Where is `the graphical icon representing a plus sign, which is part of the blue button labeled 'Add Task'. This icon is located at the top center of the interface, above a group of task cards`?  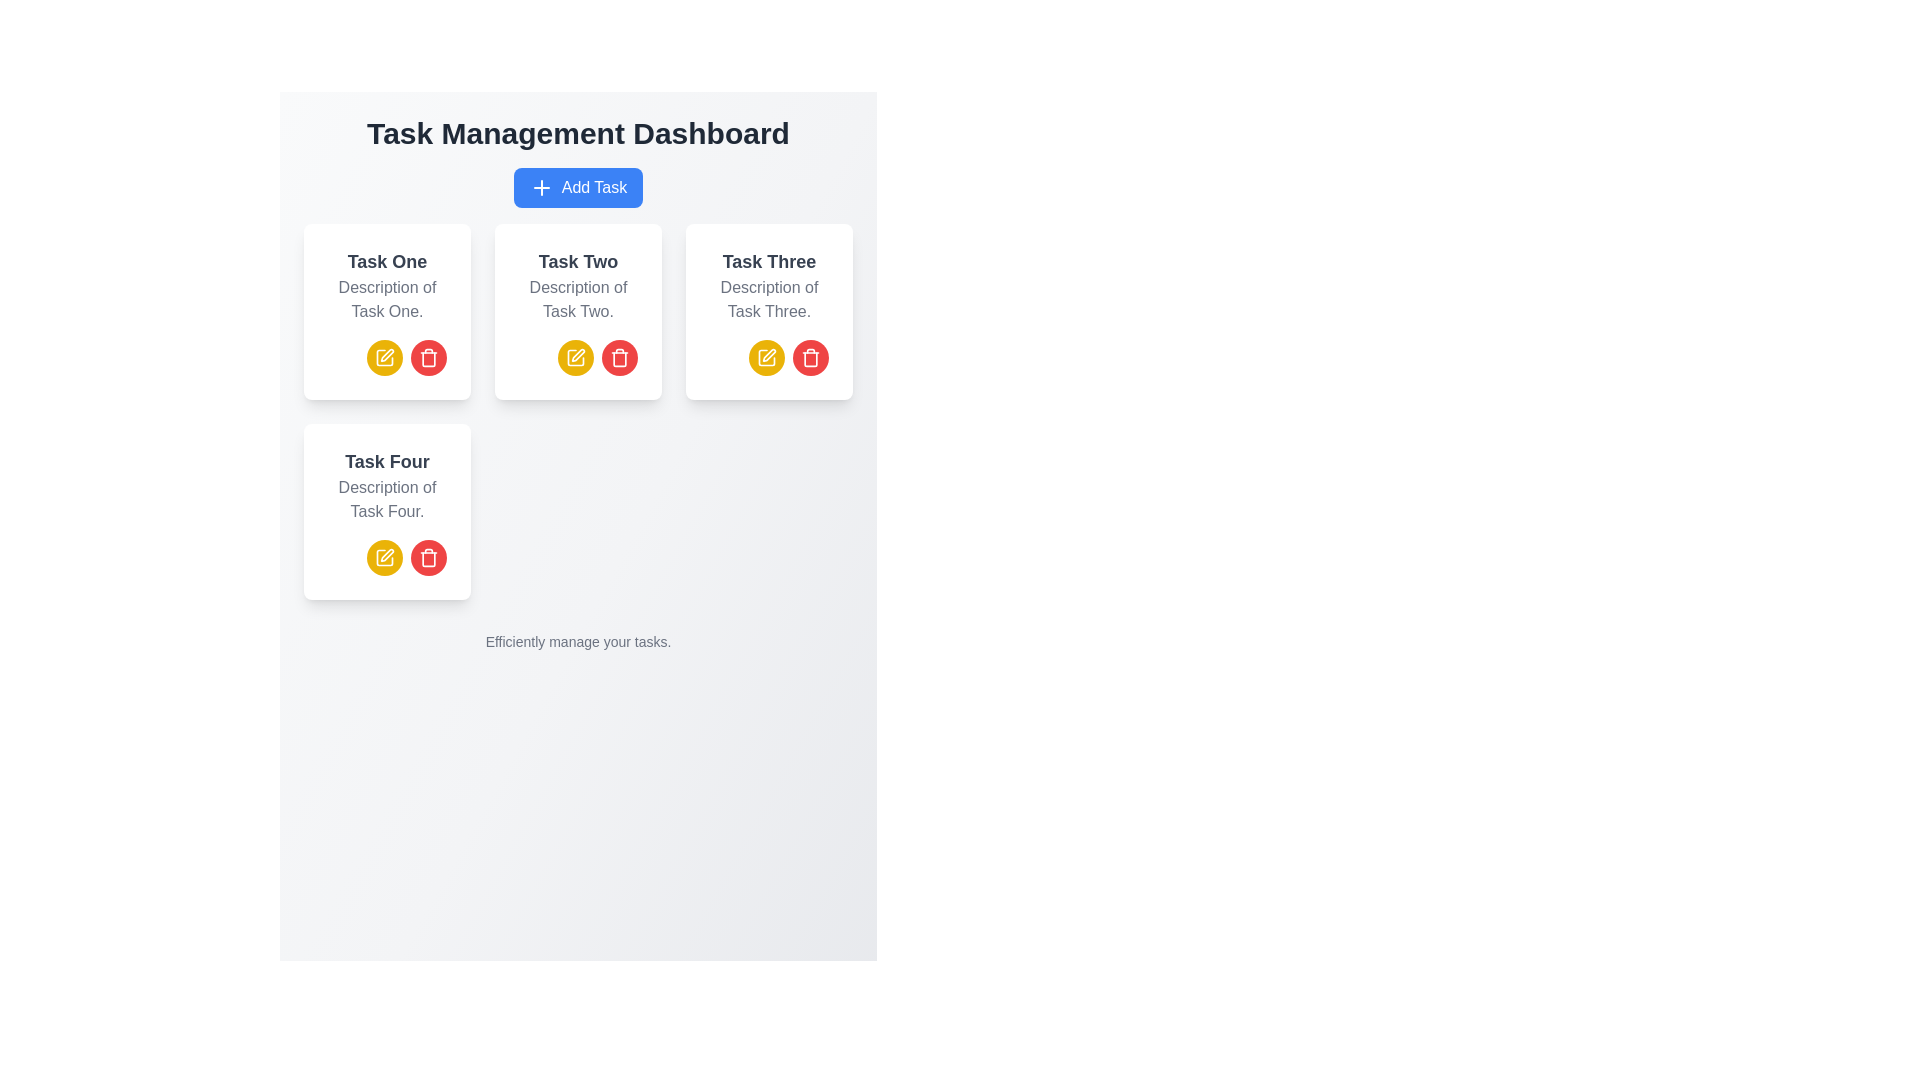 the graphical icon representing a plus sign, which is part of the blue button labeled 'Add Task'. This icon is located at the top center of the interface, above a group of task cards is located at coordinates (541, 188).